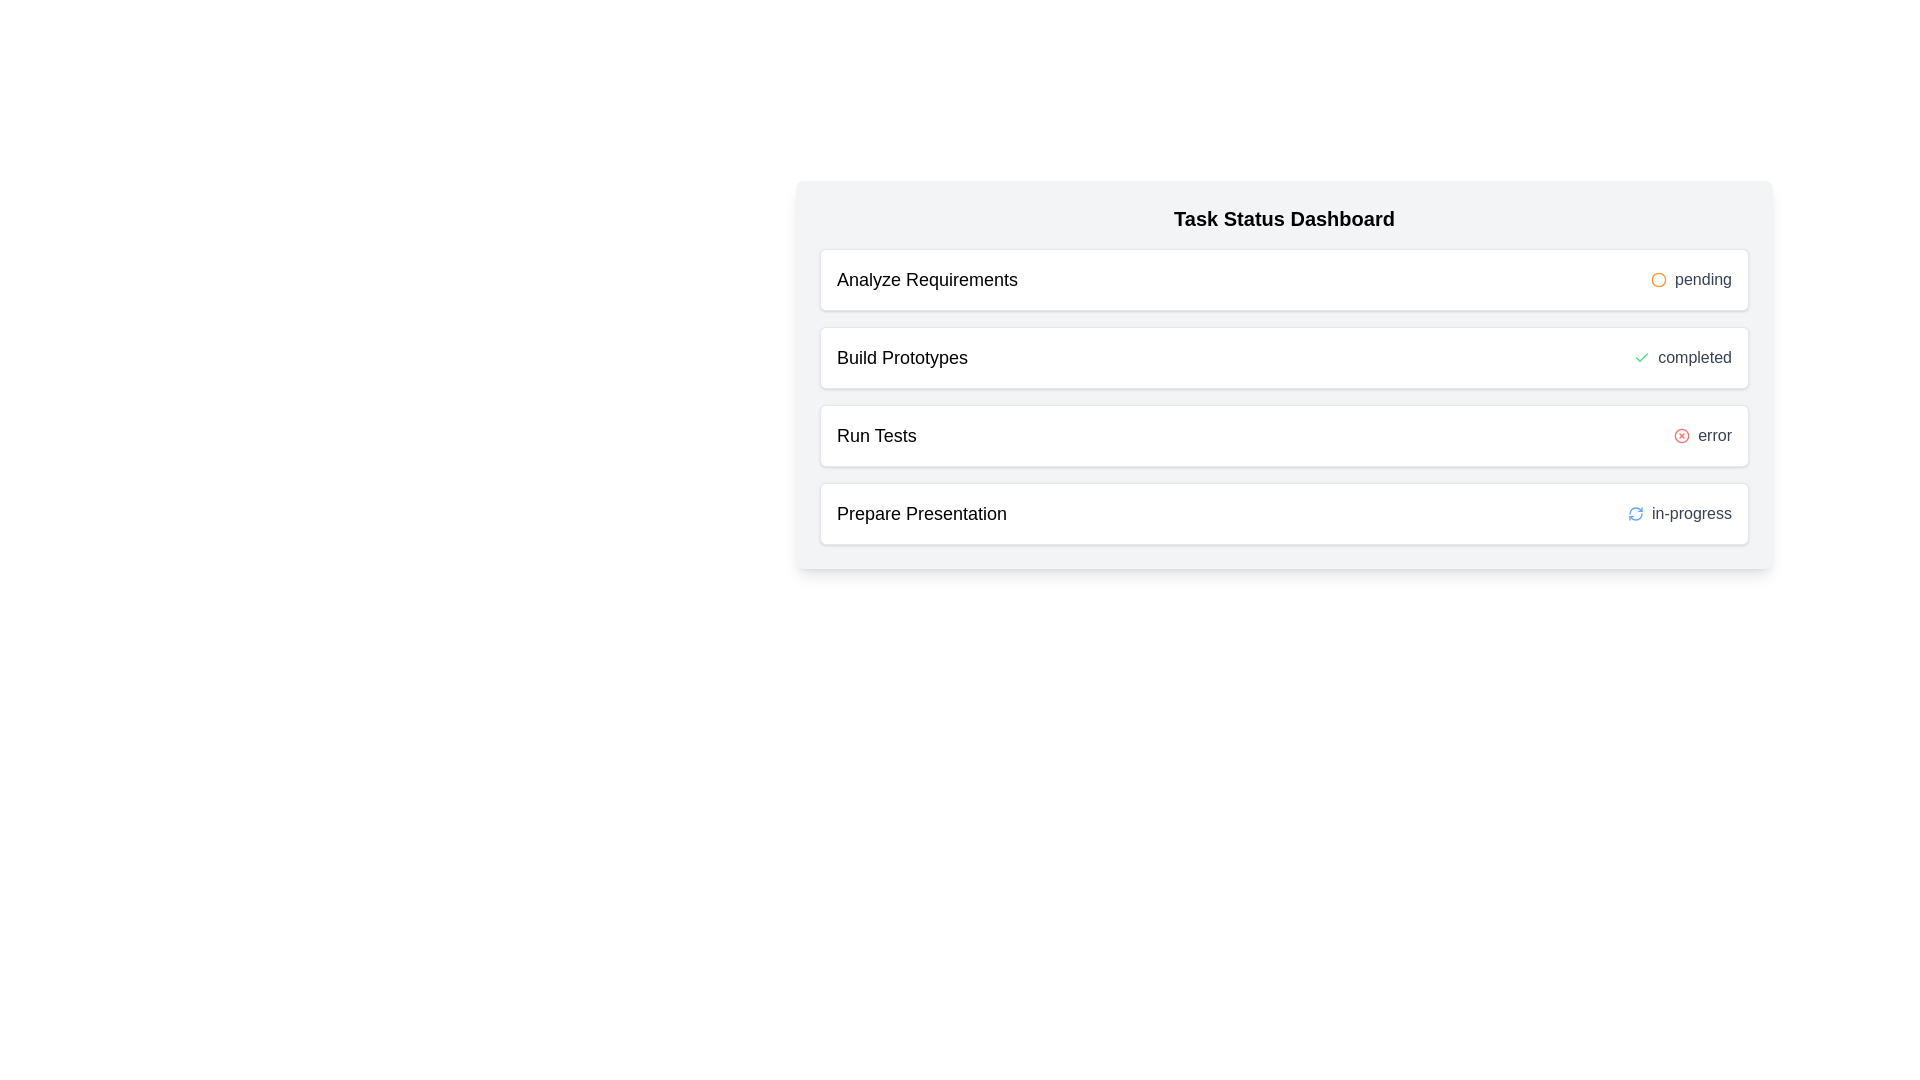 Image resolution: width=1920 pixels, height=1080 pixels. What do you see at coordinates (1284, 357) in the screenshot?
I see `the completion status of the task represented by the card titled 'Build Prototypes' in the Task Status Dashboard to modify it` at bounding box center [1284, 357].